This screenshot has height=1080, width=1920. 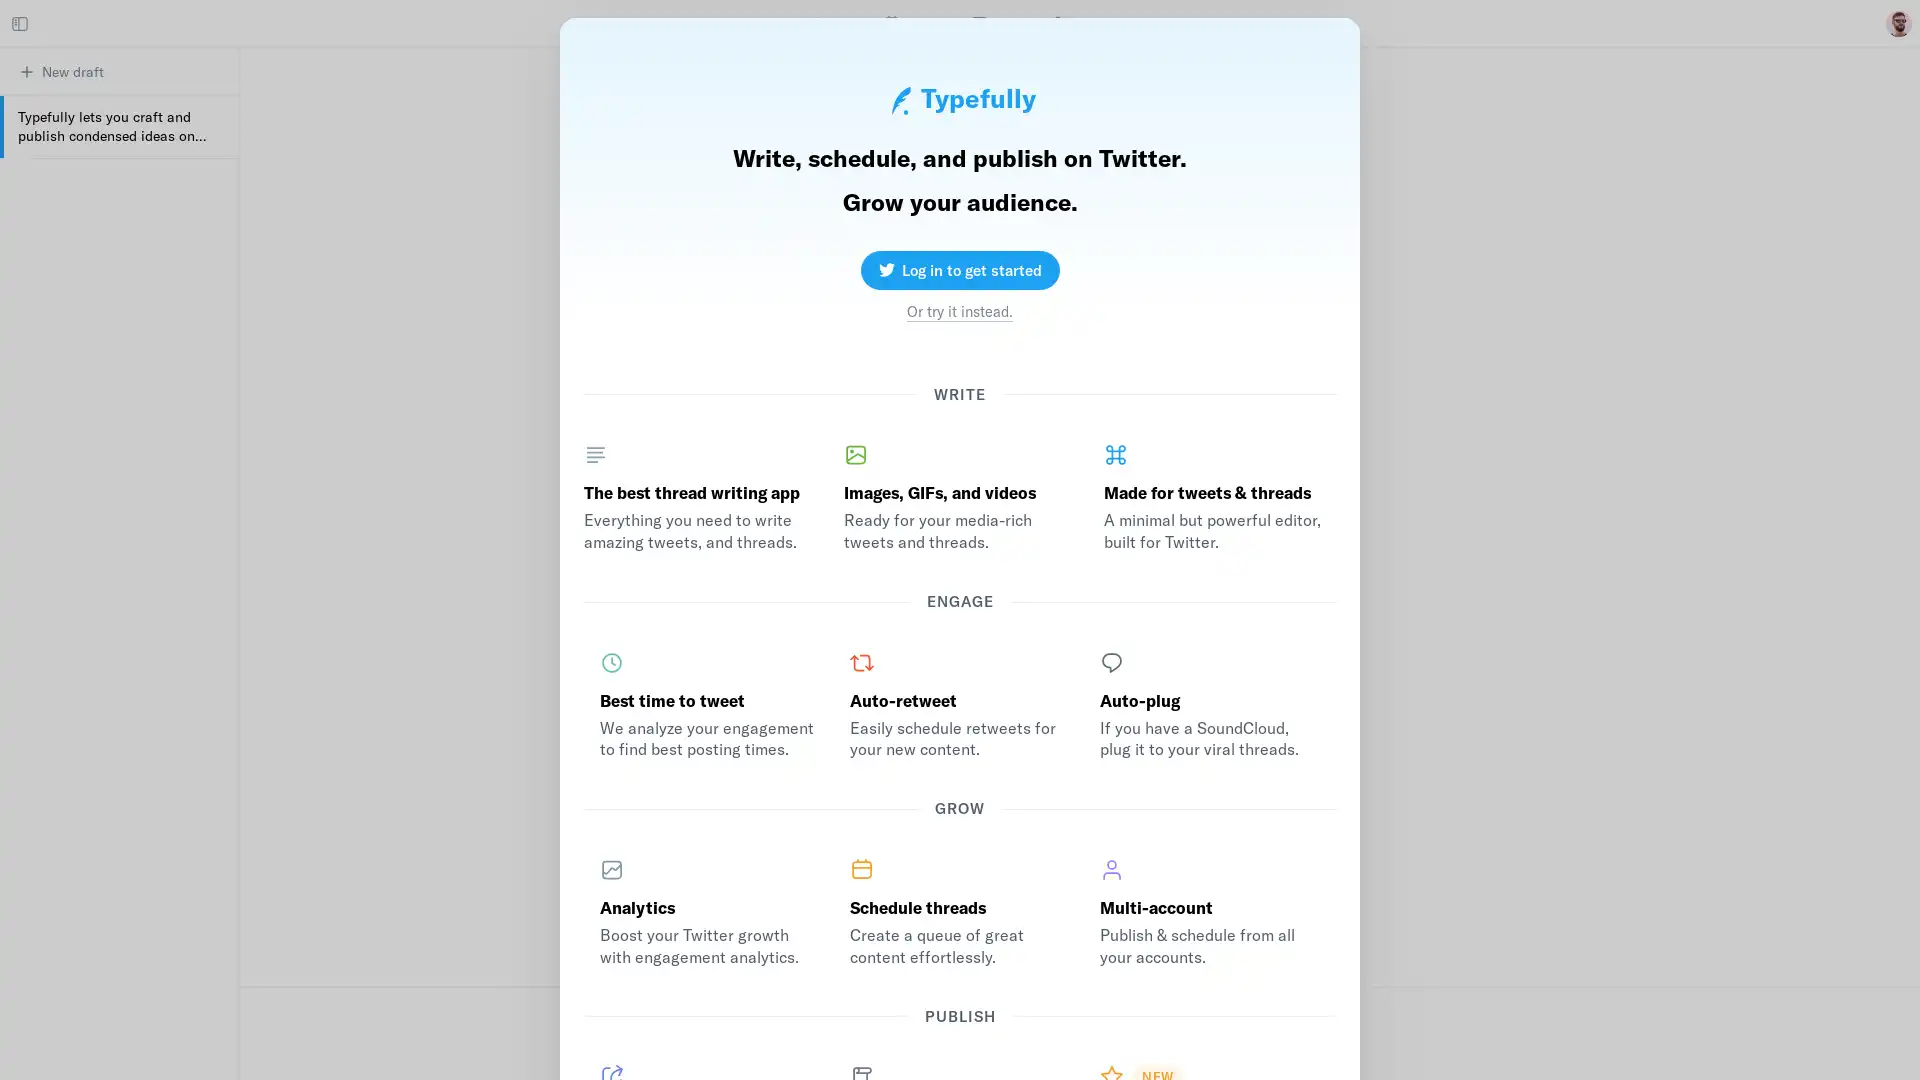 What do you see at coordinates (943, 1048) in the screenshot?
I see `Schedule` at bounding box center [943, 1048].